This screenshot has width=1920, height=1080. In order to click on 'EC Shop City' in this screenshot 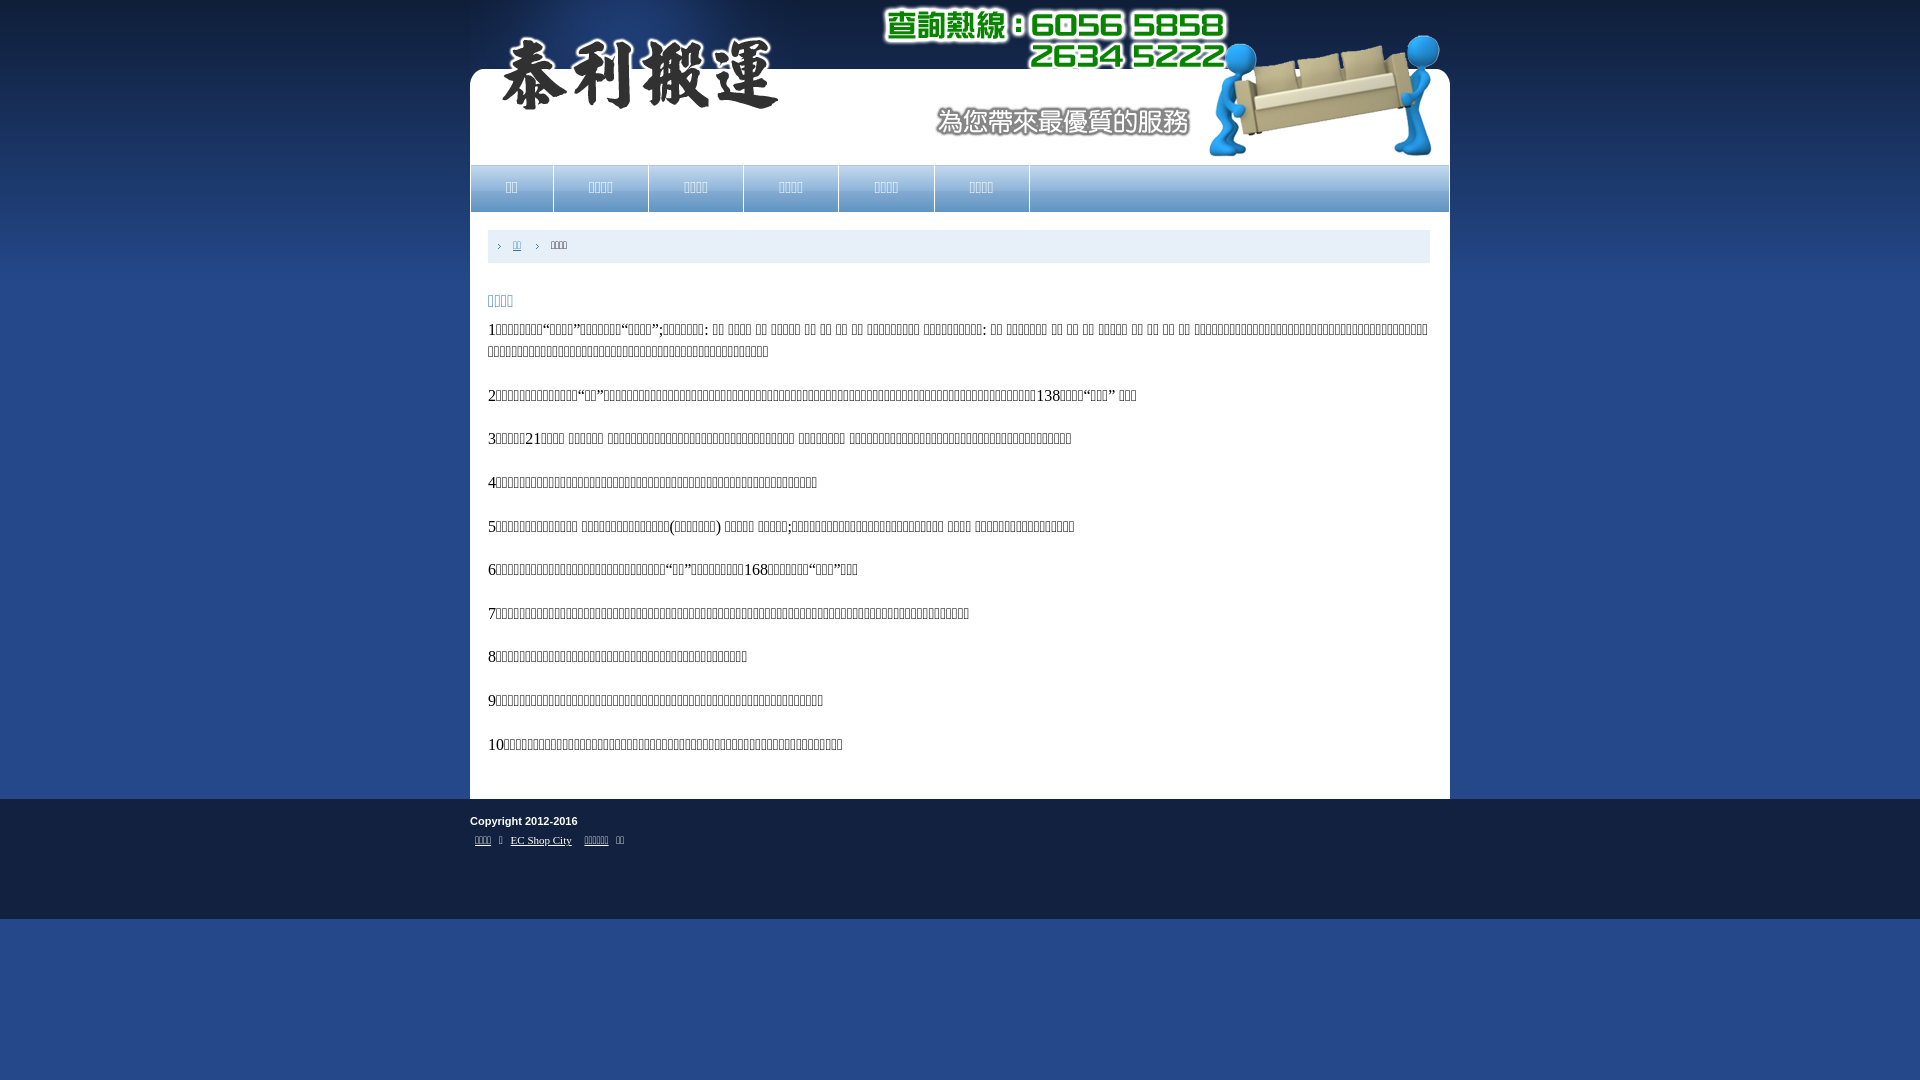, I will do `click(541, 840)`.